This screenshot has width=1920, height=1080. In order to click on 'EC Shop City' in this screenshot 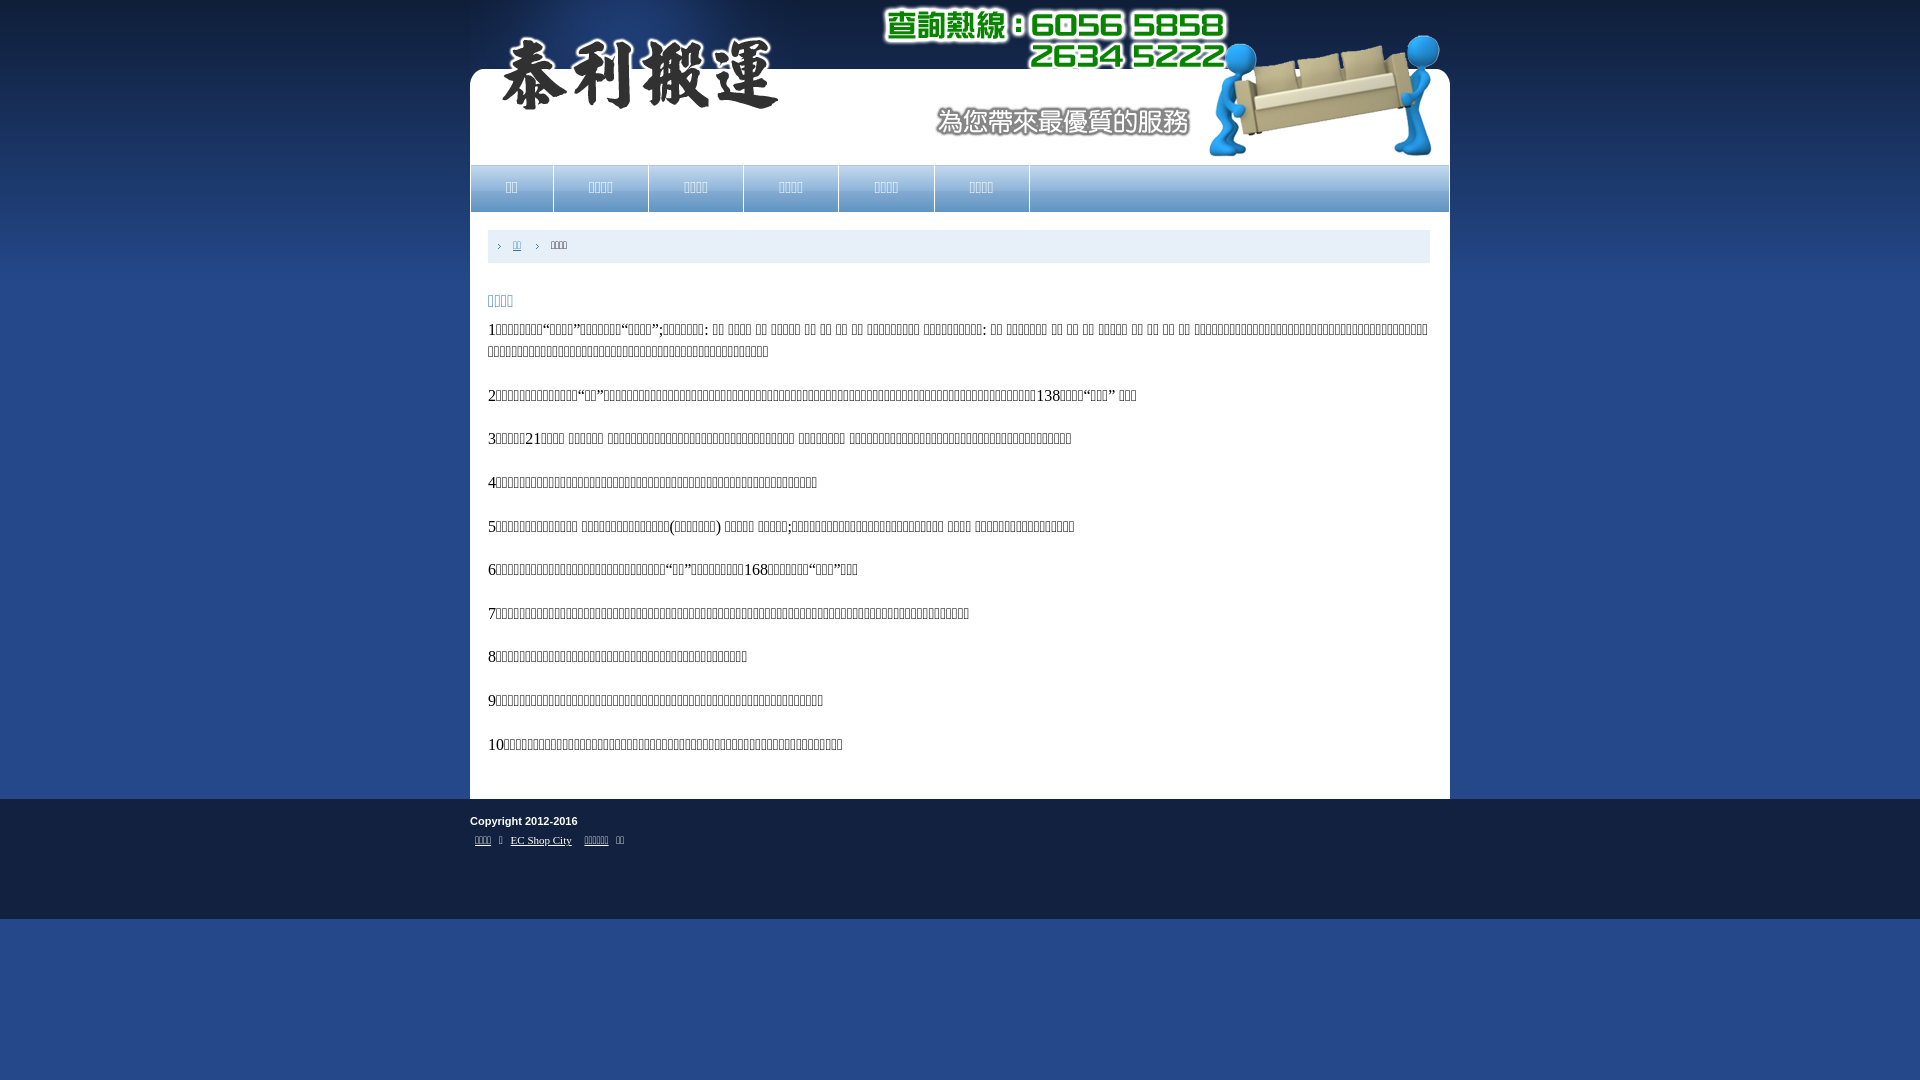, I will do `click(541, 840)`.